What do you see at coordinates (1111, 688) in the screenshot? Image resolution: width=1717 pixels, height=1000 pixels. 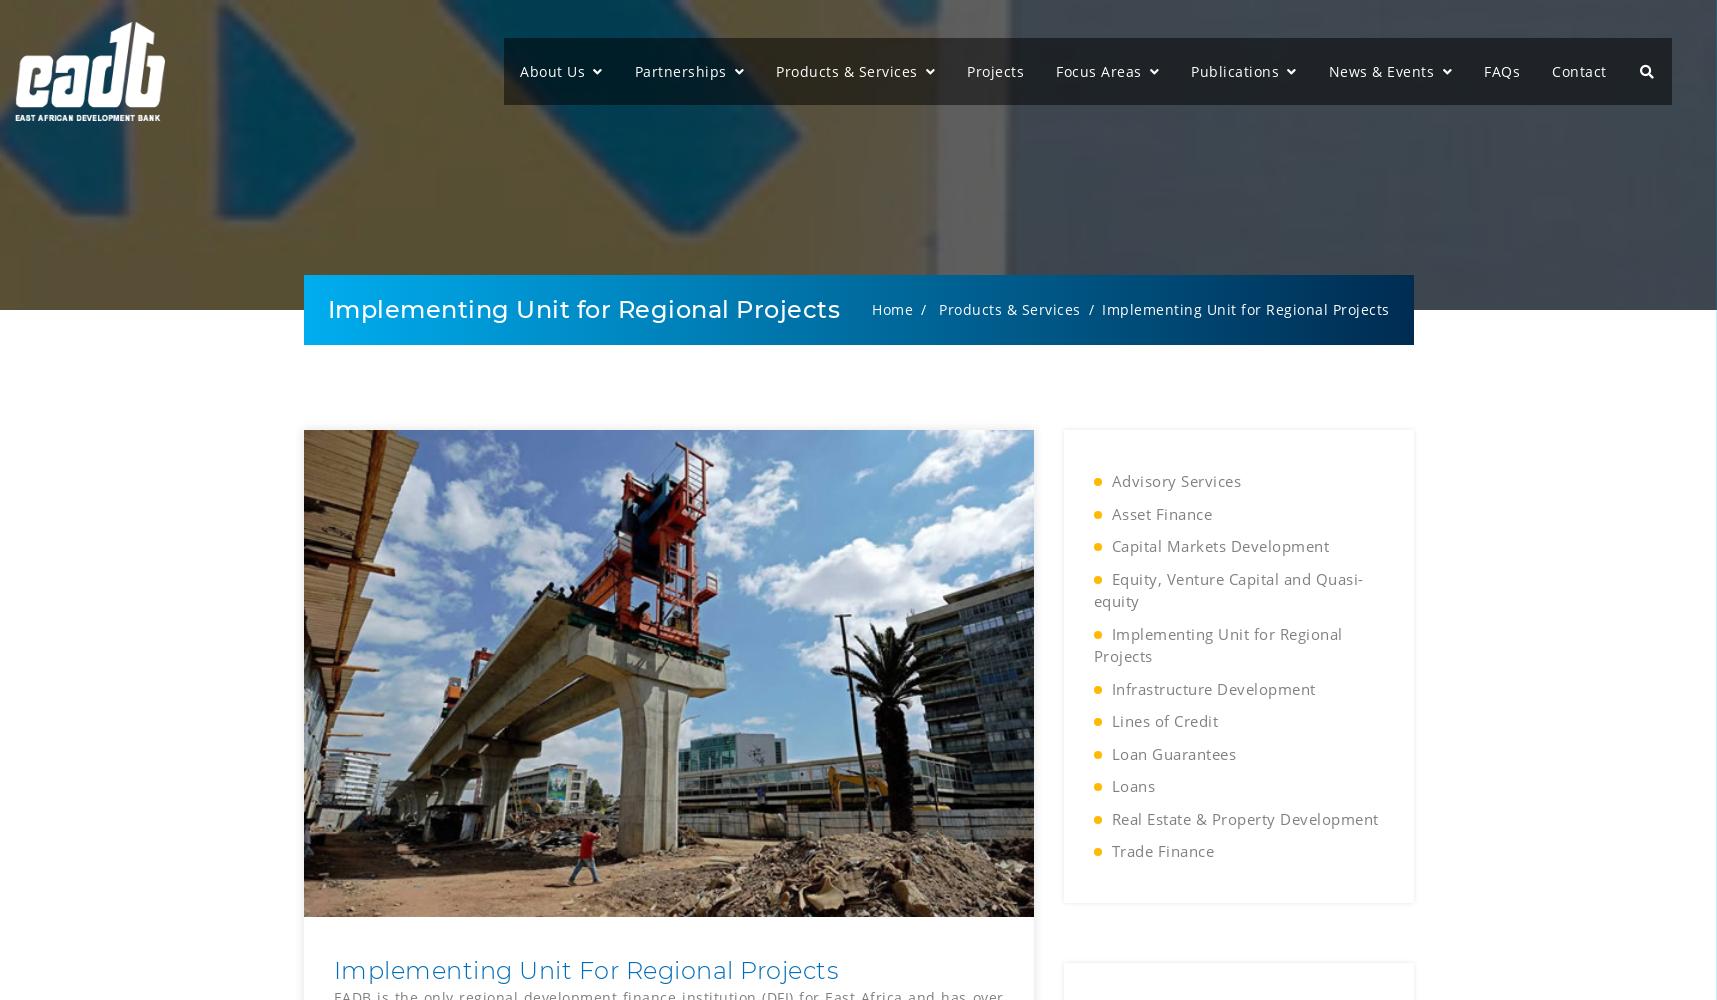 I see `'Infrastructure Development'` at bounding box center [1111, 688].